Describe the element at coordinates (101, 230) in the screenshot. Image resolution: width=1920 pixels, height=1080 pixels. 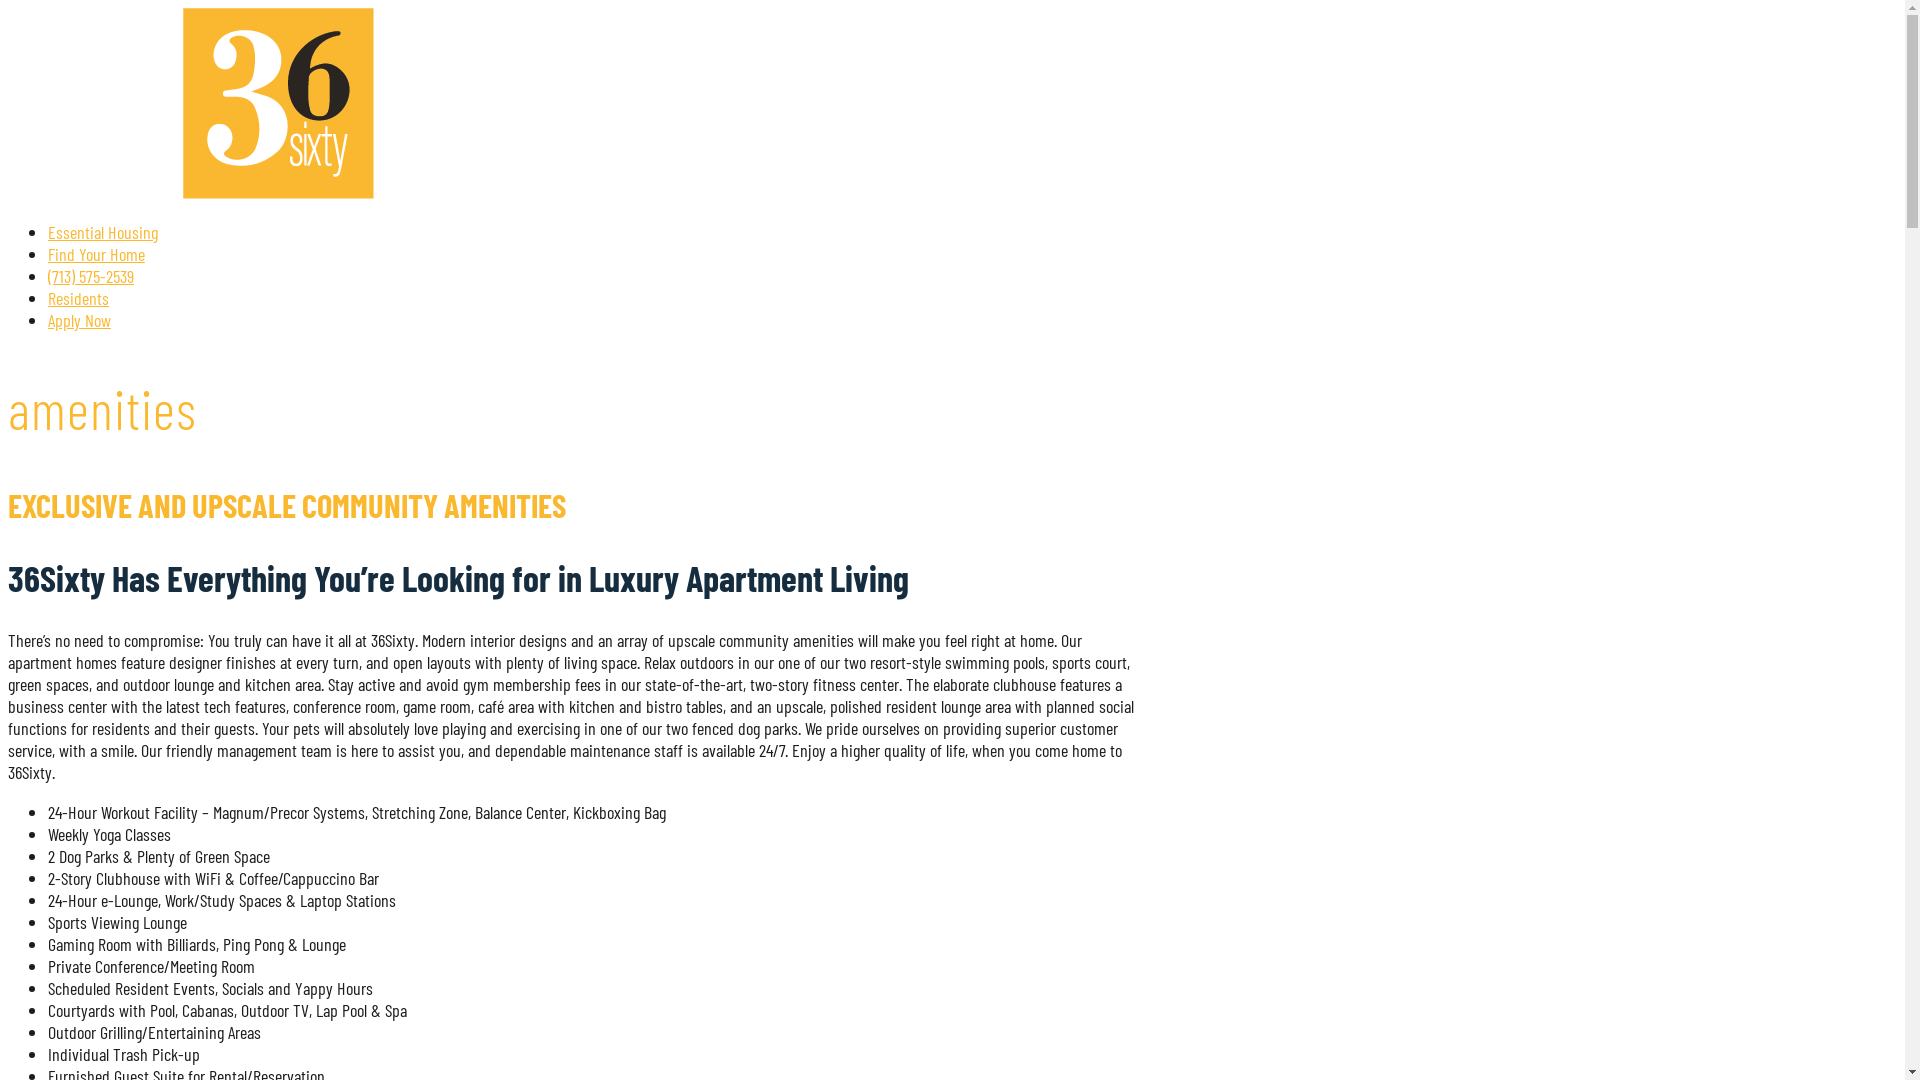
I see `'Essential Housing'` at that location.